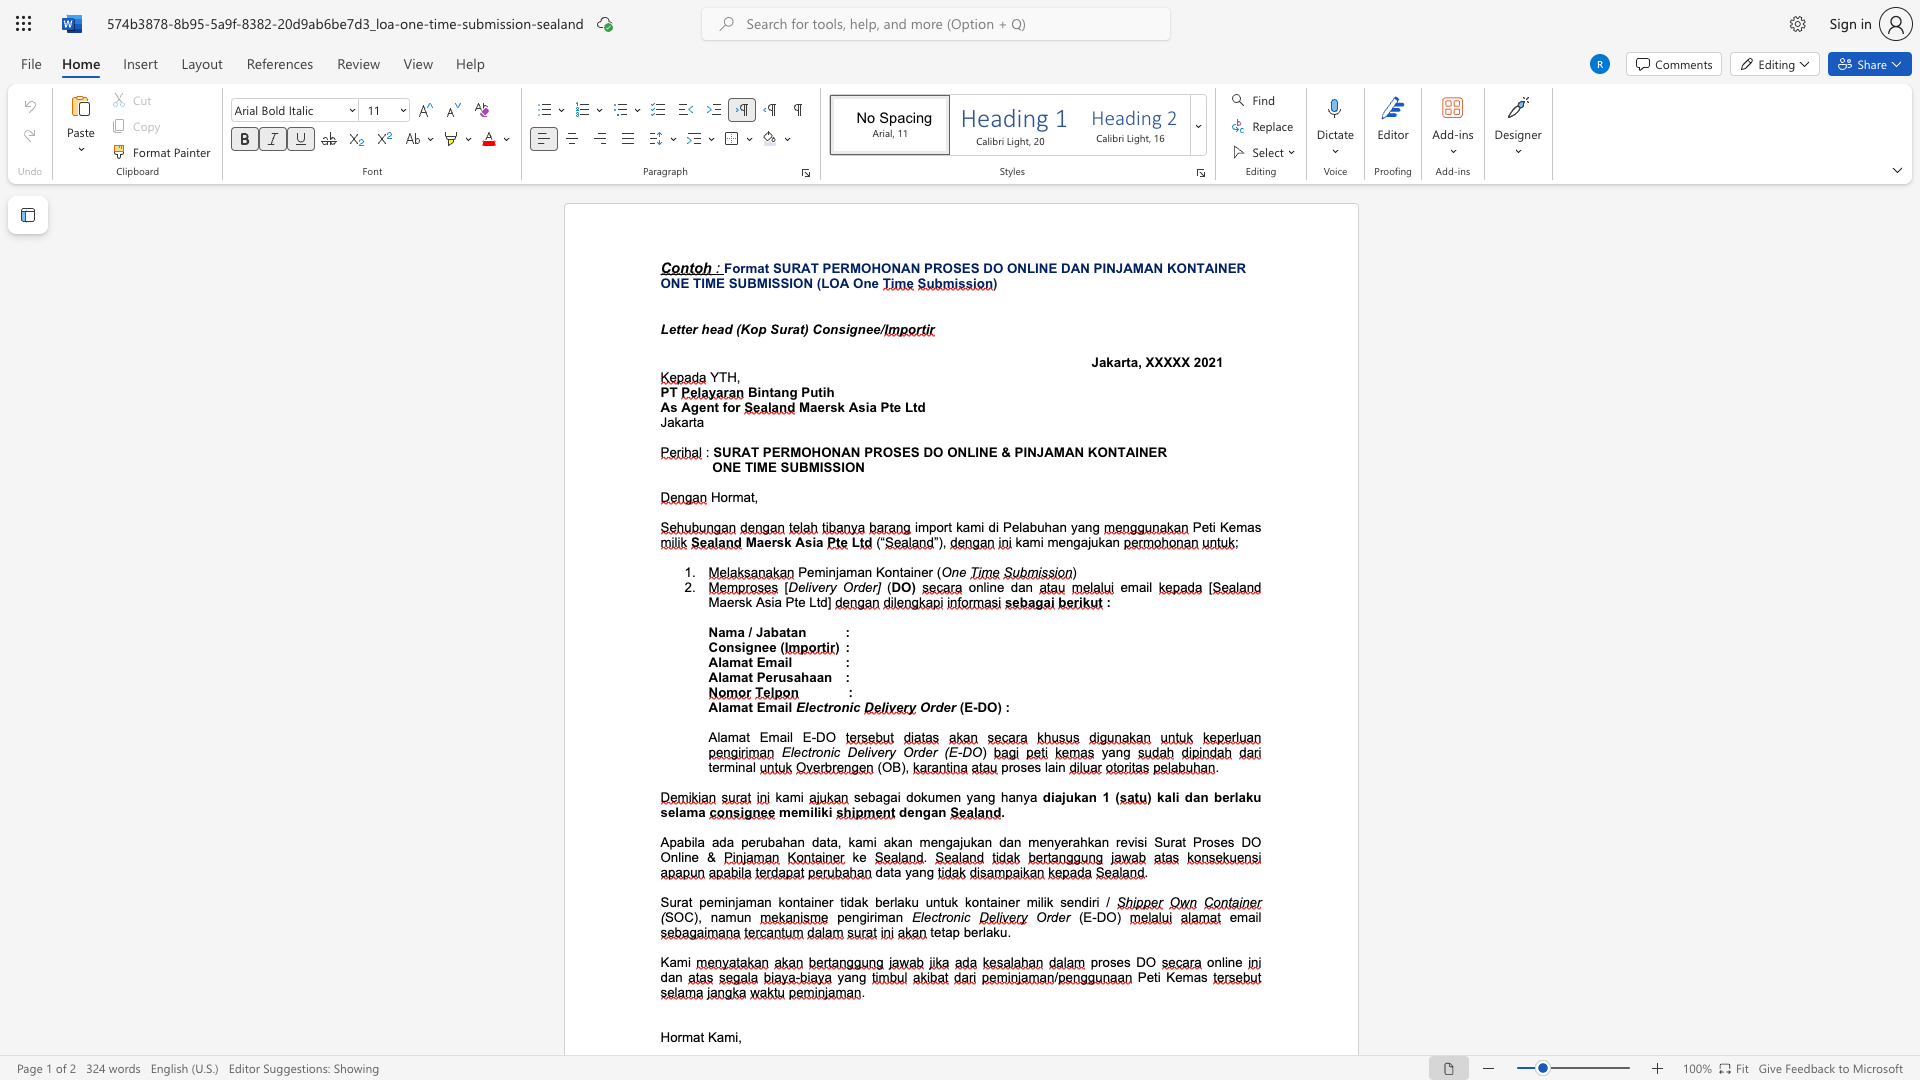  I want to click on the subset text "Alamat Email" within the text "Alamat Email", so click(708, 662).